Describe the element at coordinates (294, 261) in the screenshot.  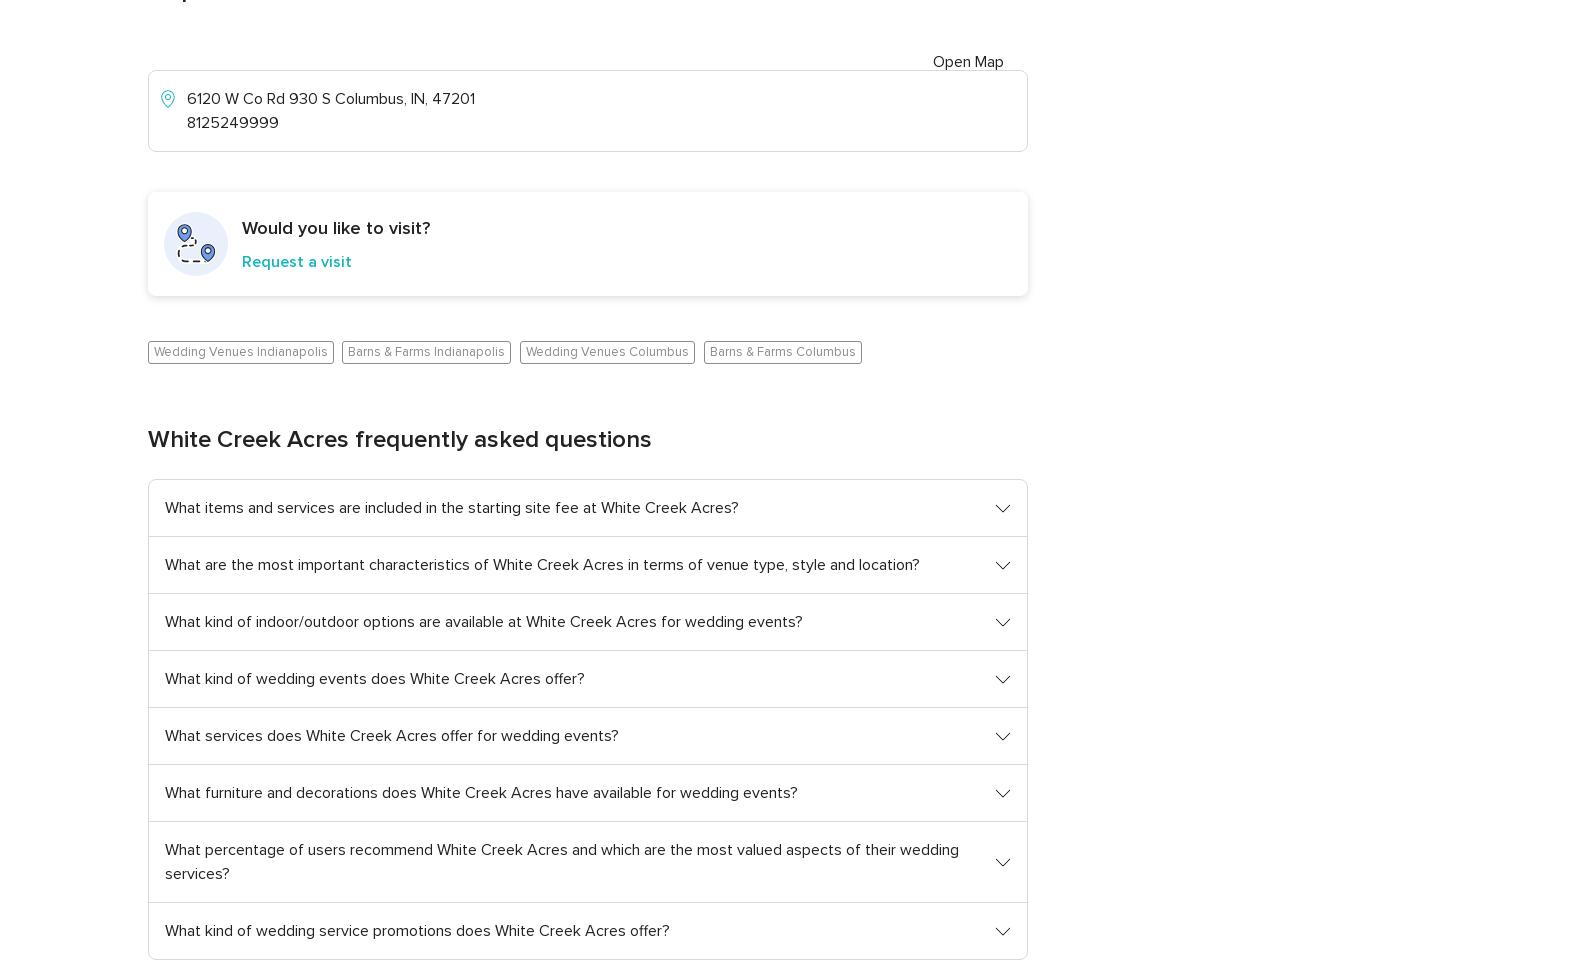
I see `'Request a visit'` at that location.